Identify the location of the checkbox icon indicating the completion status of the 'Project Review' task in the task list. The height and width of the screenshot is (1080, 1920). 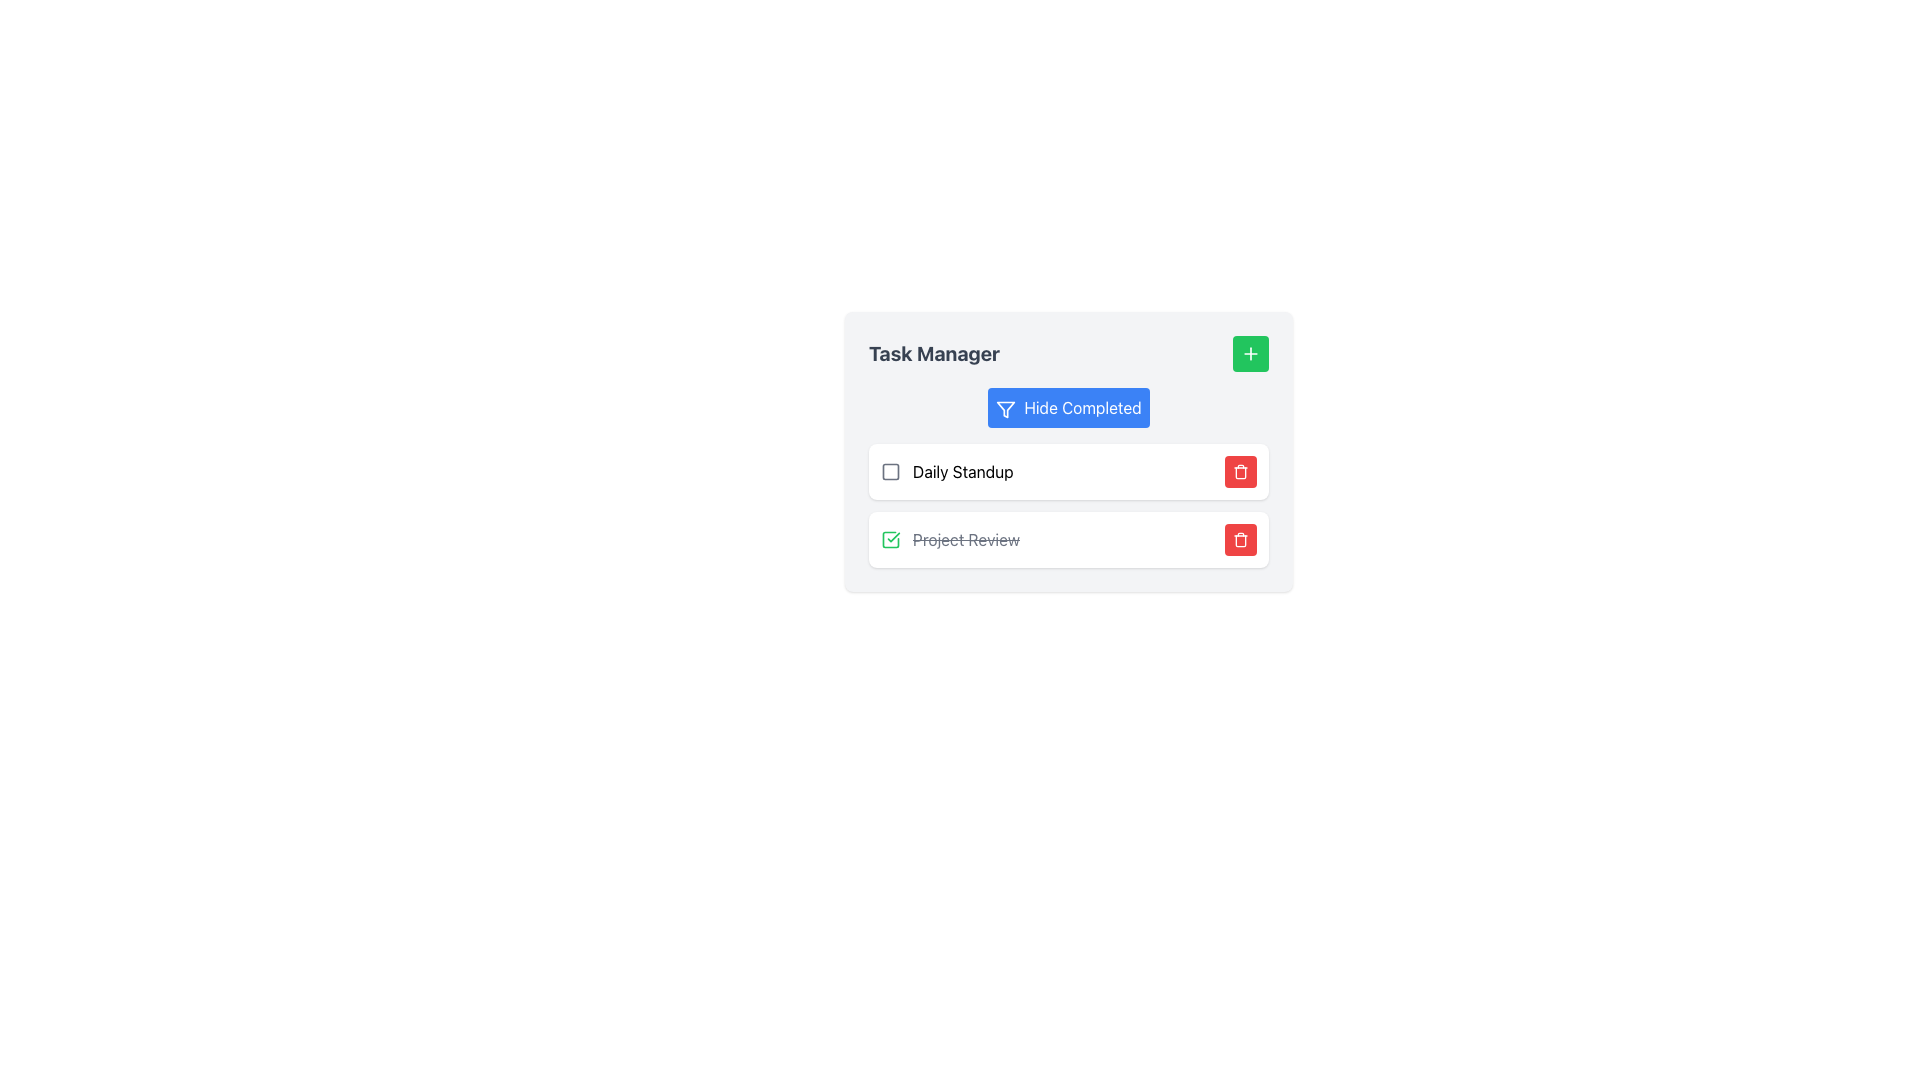
(890, 540).